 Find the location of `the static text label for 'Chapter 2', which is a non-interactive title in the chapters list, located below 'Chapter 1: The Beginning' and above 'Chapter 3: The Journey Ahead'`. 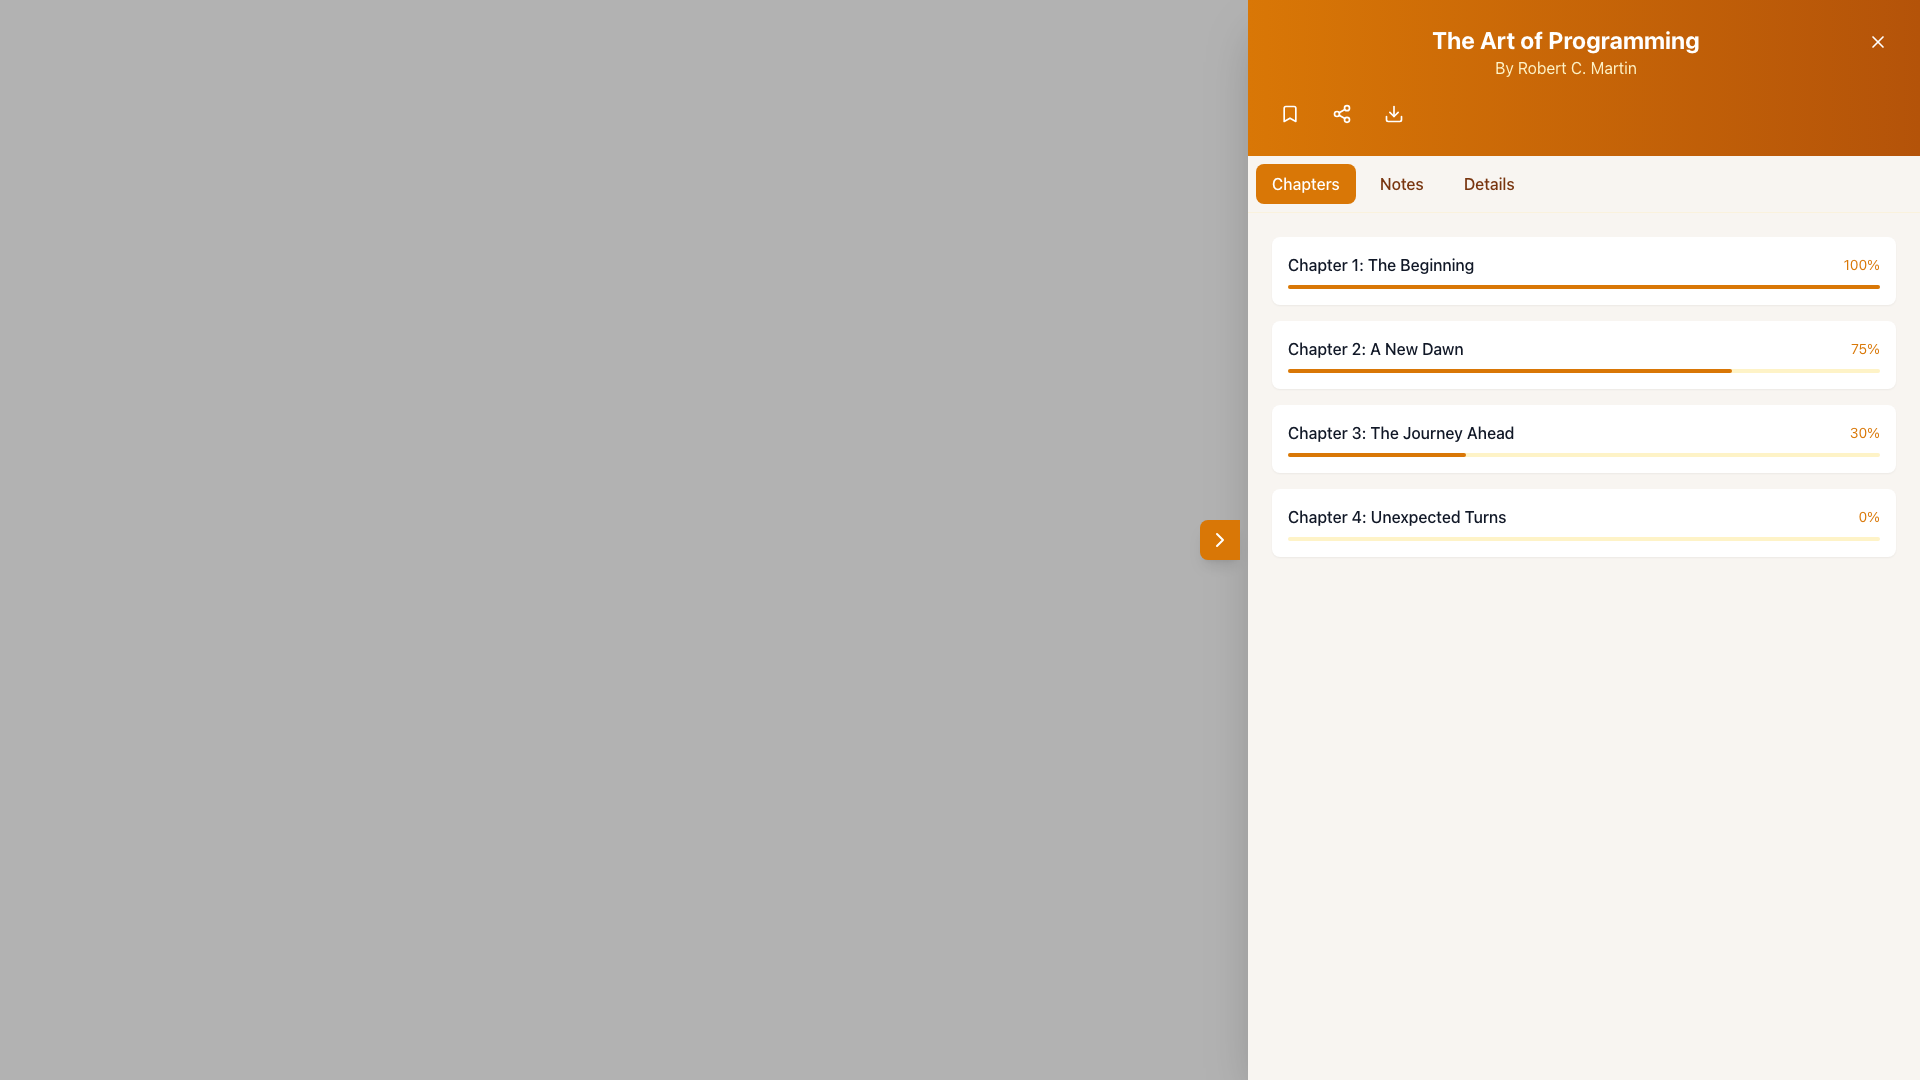

the static text label for 'Chapter 2', which is a non-interactive title in the chapters list, located below 'Chapter 1: The Beginning' and above 'Chapter 3: The Journey Ahead' is located at coordinates (1374, 347).